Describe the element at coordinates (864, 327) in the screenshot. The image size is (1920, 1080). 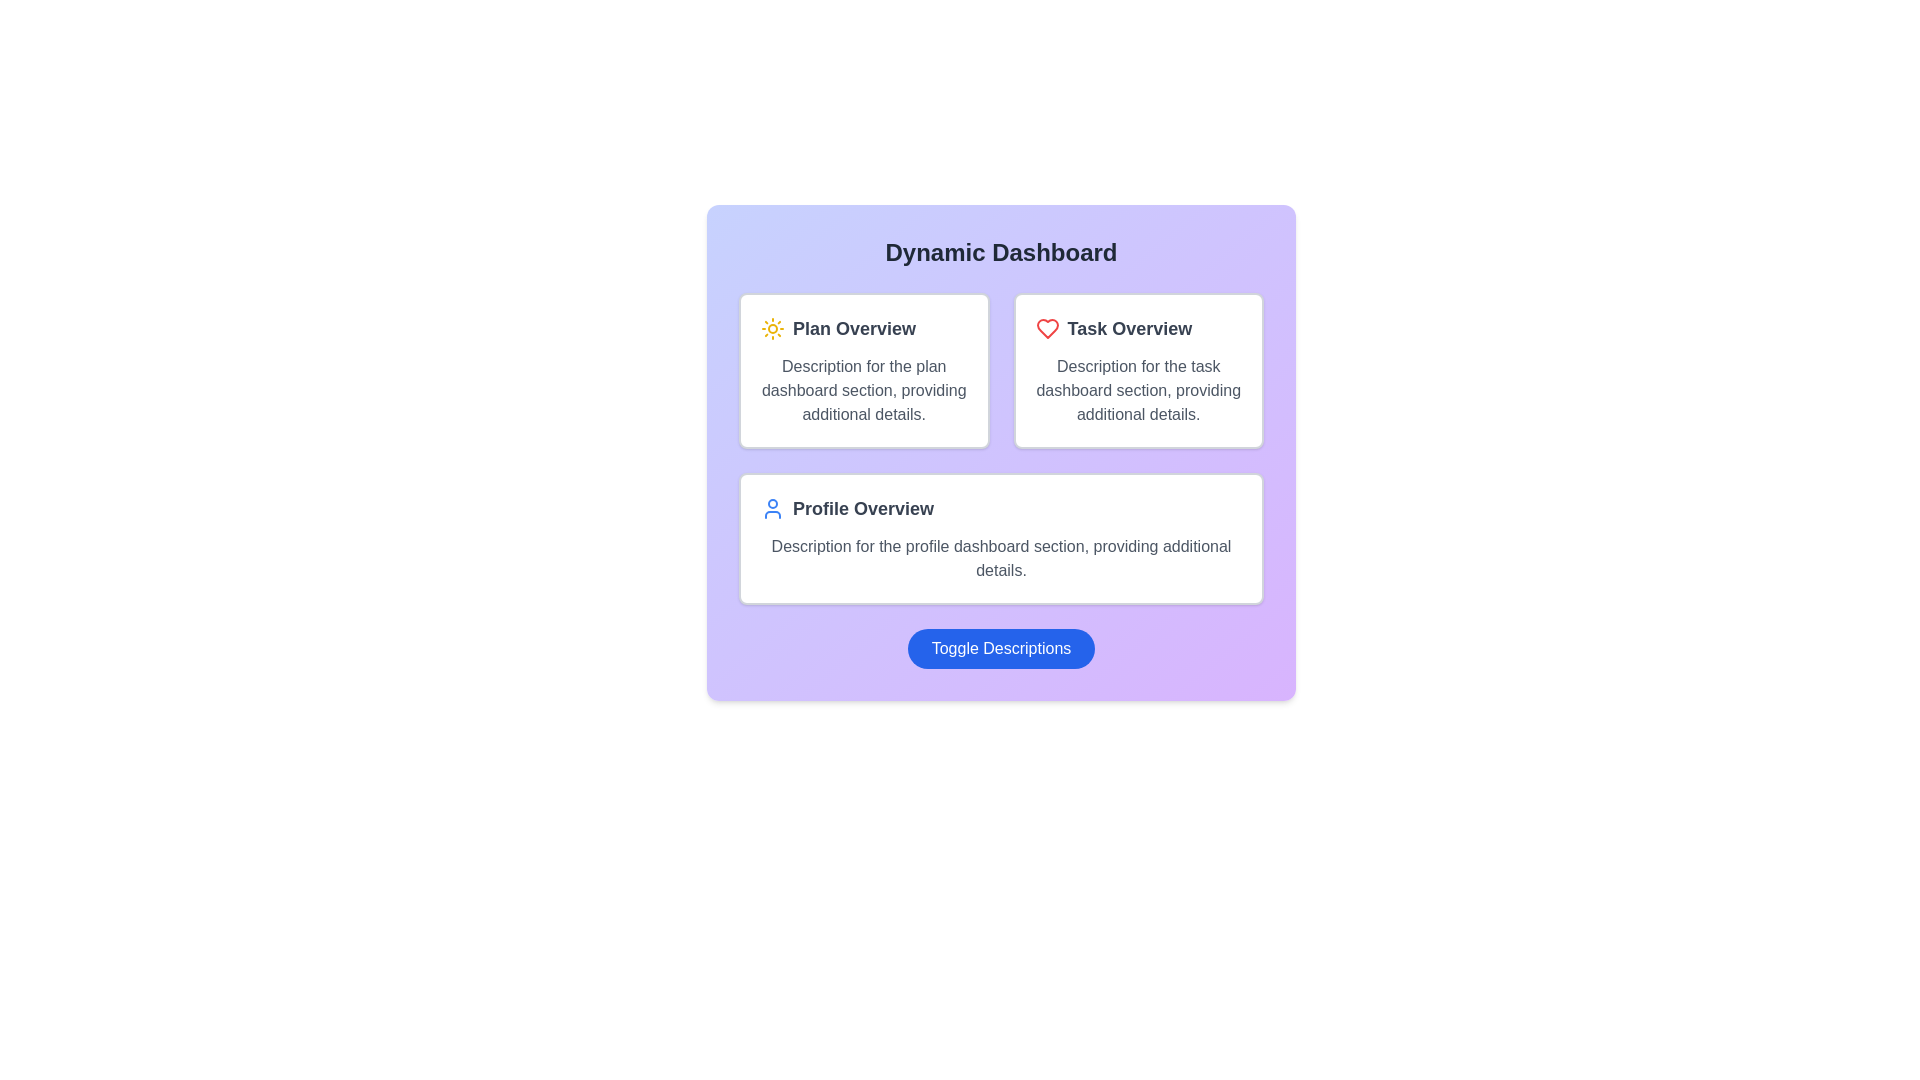
I see `the 'Plan Overview' header element located in the upper-left quadrant of the white rectangular card, which serves as a title for the associated card providing an overview of a plan` at that location.